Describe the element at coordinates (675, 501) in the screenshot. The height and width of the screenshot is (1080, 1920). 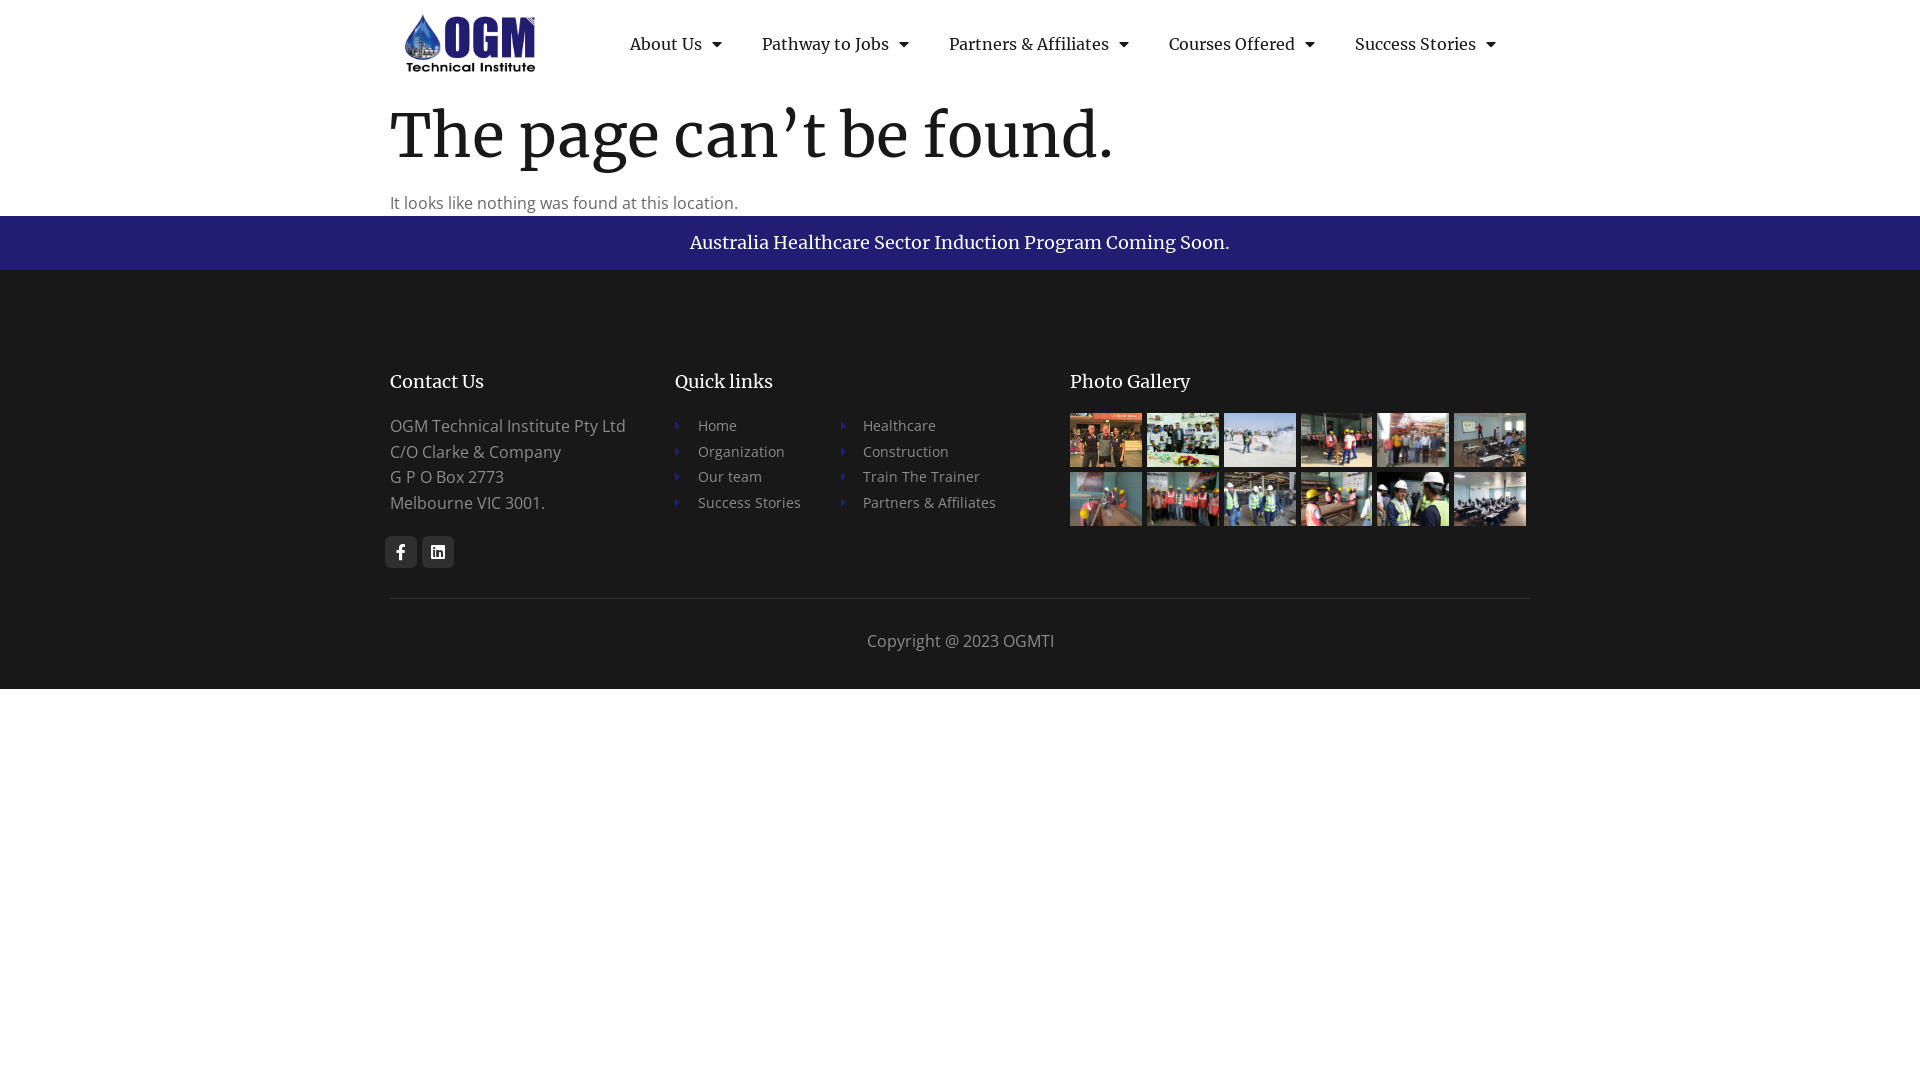
I see `'Success Stories'` at that location.